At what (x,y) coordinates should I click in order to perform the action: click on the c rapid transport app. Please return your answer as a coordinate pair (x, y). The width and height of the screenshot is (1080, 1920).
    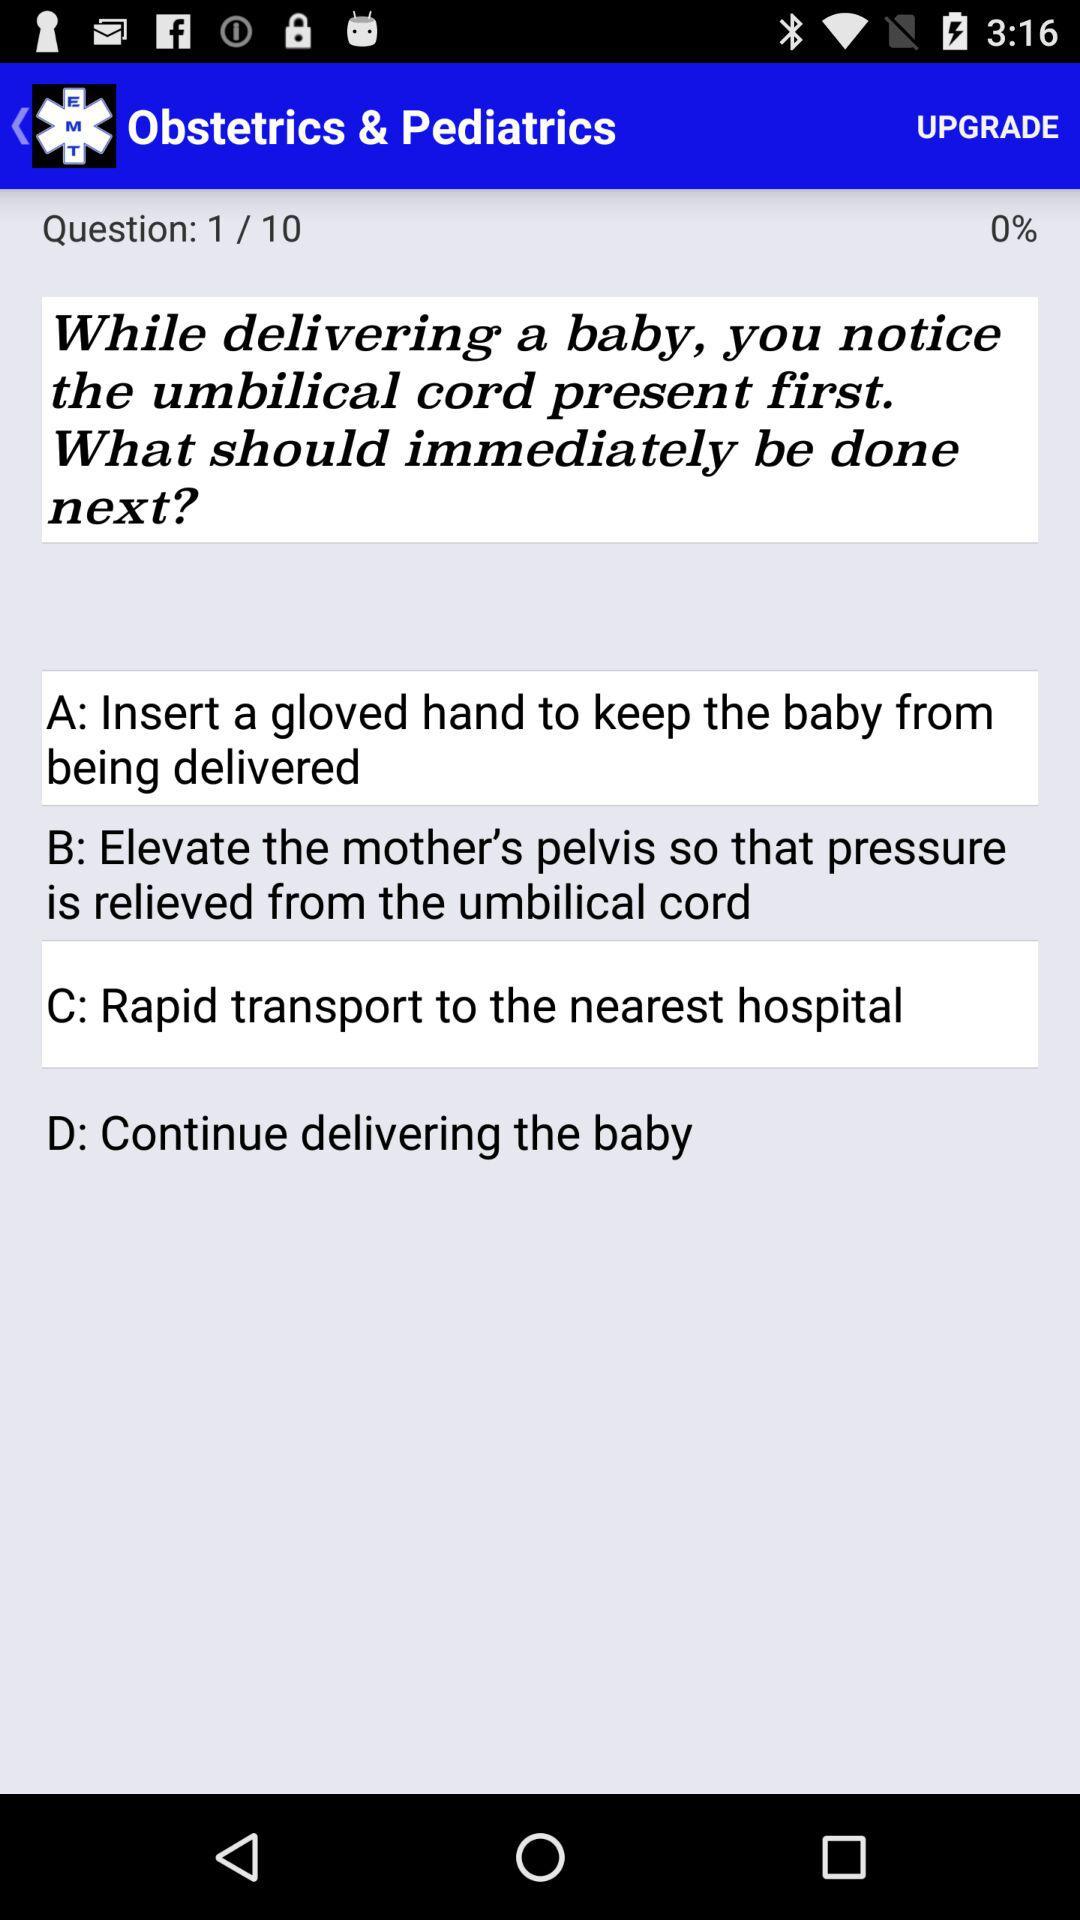
    Looking at the image, I should click on (540, 1004).